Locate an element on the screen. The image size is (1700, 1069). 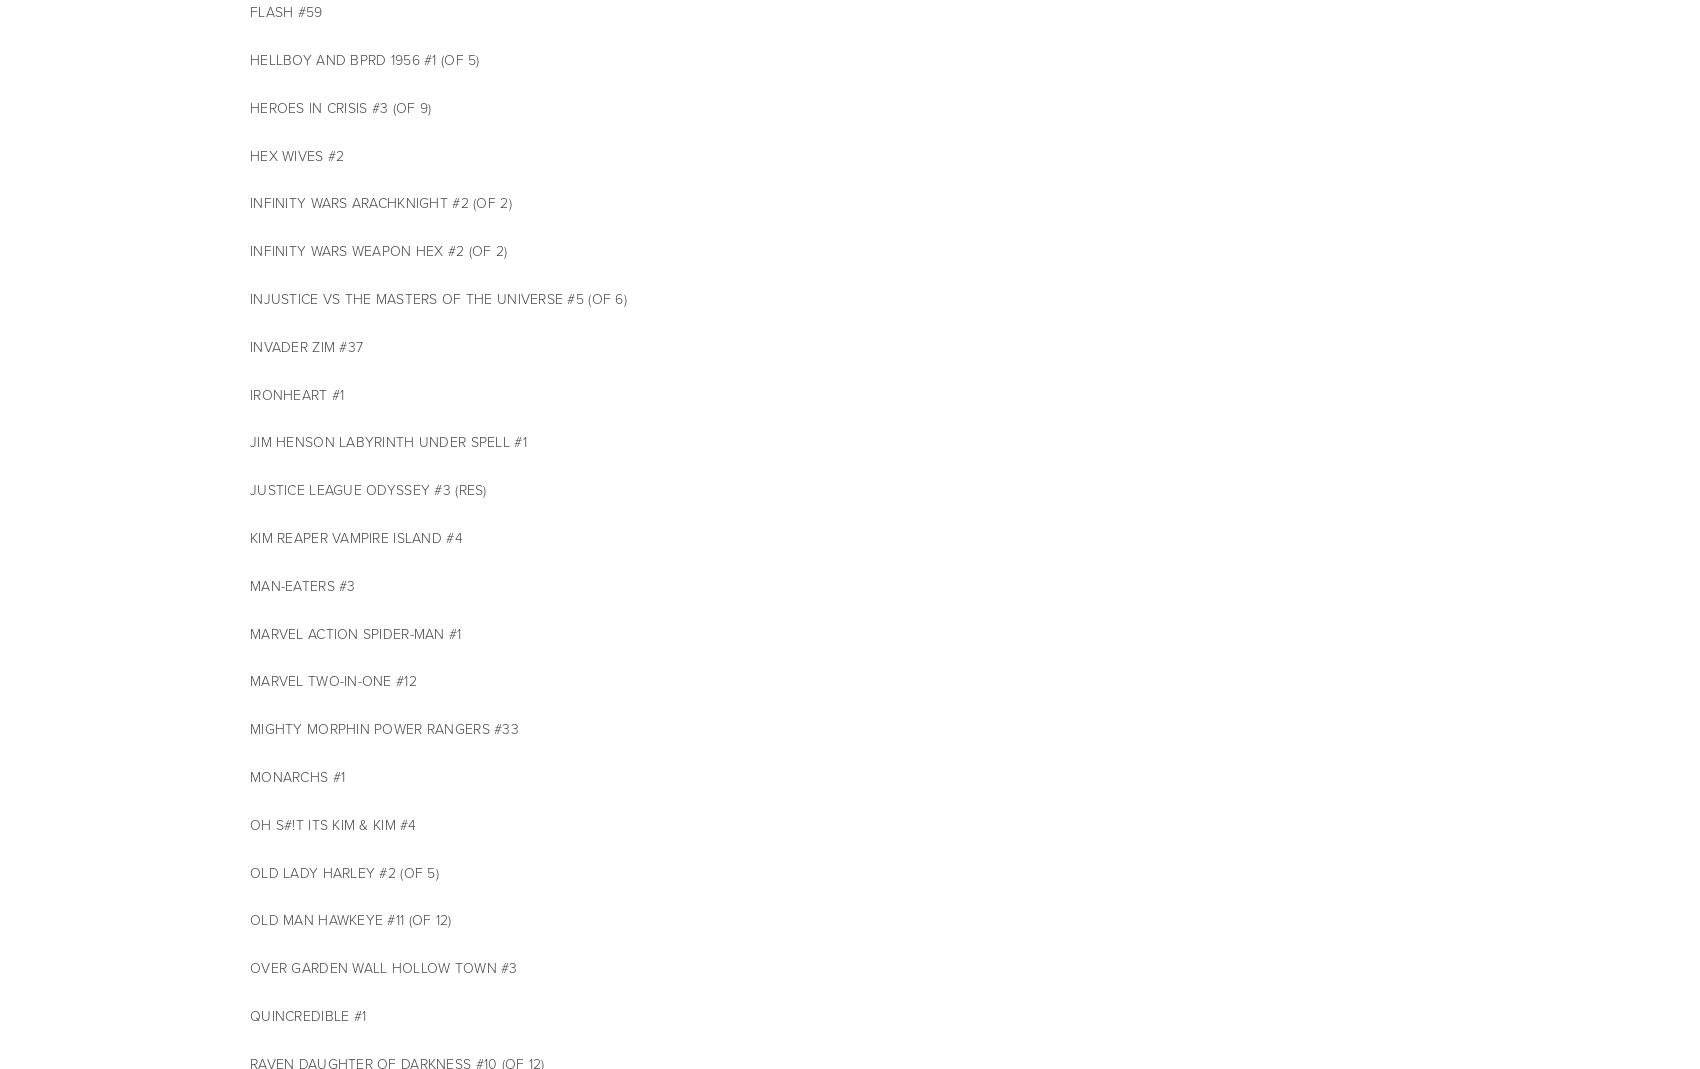
'MONARCHS #1' is located at coordinates (297, 777).